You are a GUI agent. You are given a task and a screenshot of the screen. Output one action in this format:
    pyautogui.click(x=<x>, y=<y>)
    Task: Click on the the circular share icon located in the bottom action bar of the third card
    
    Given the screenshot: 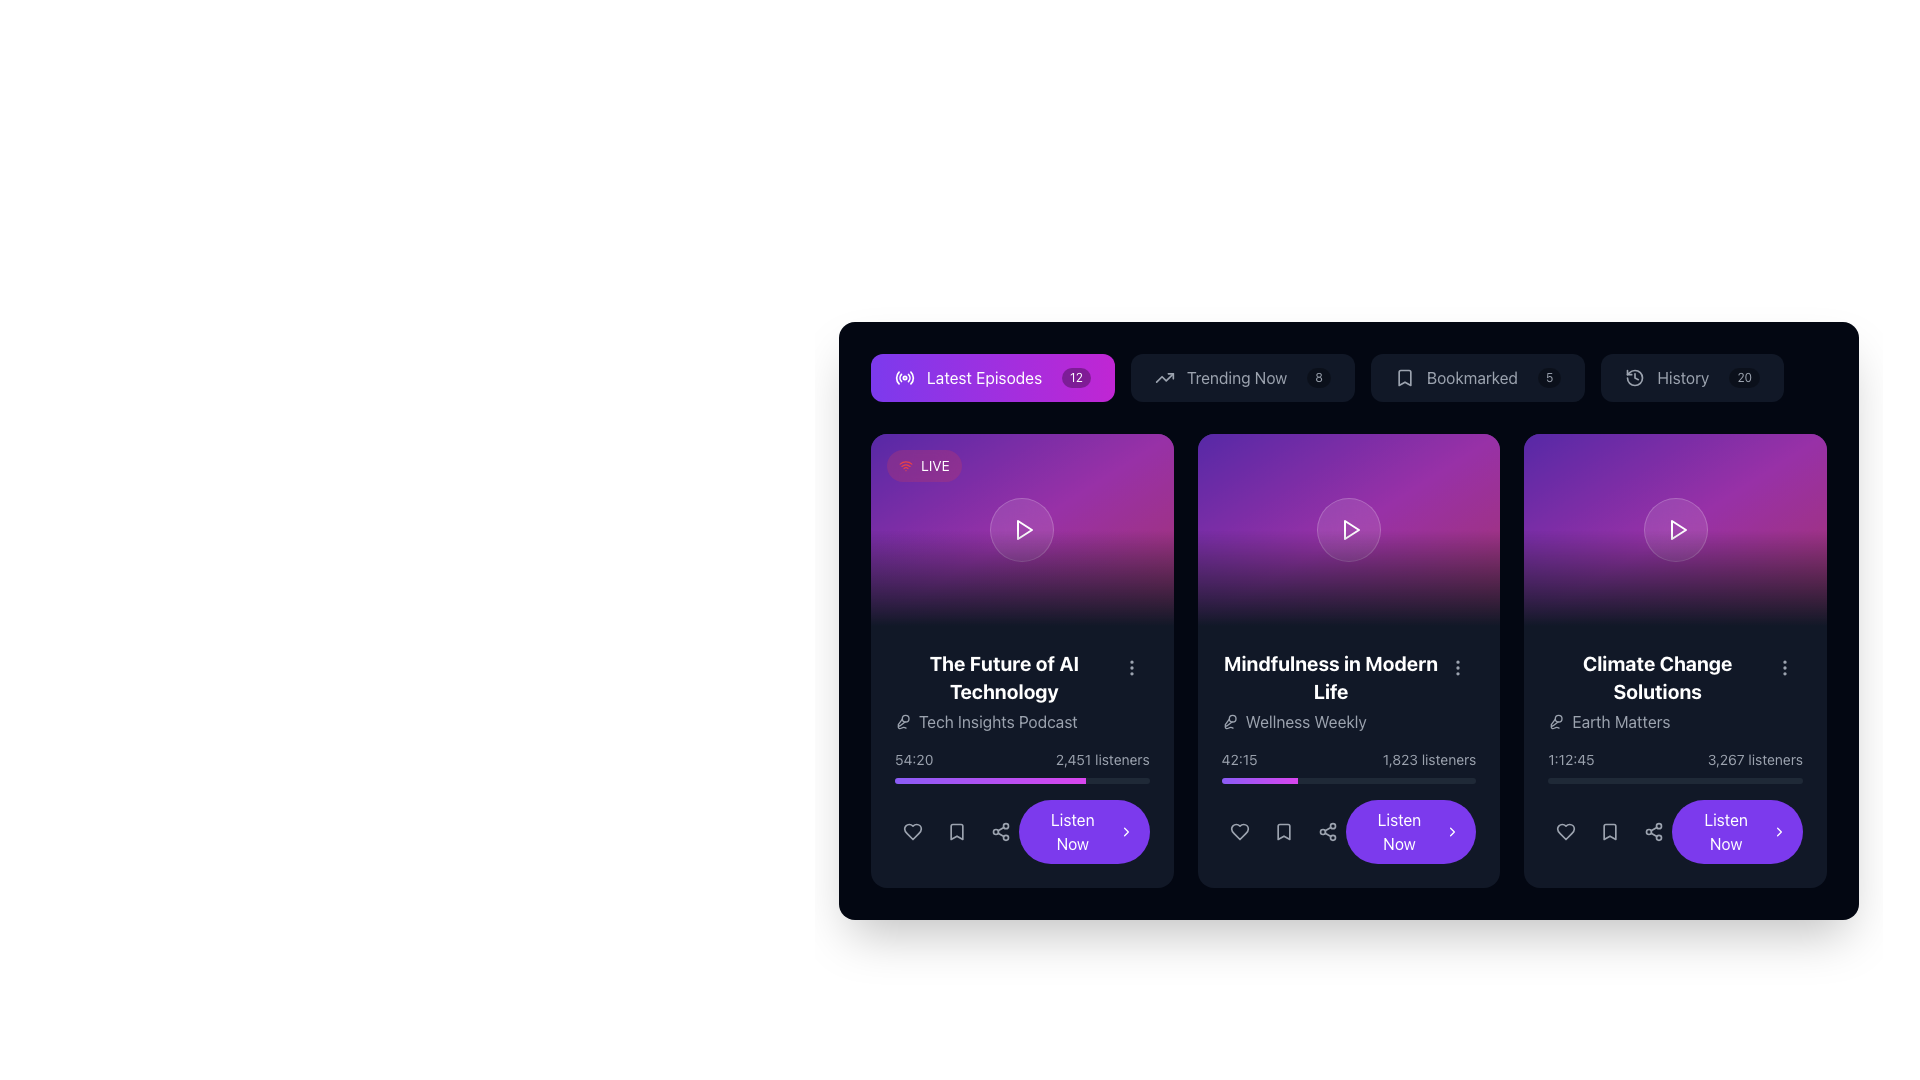 What is the action you would take?
    pyautogui.click(x=1654, y=832)
    